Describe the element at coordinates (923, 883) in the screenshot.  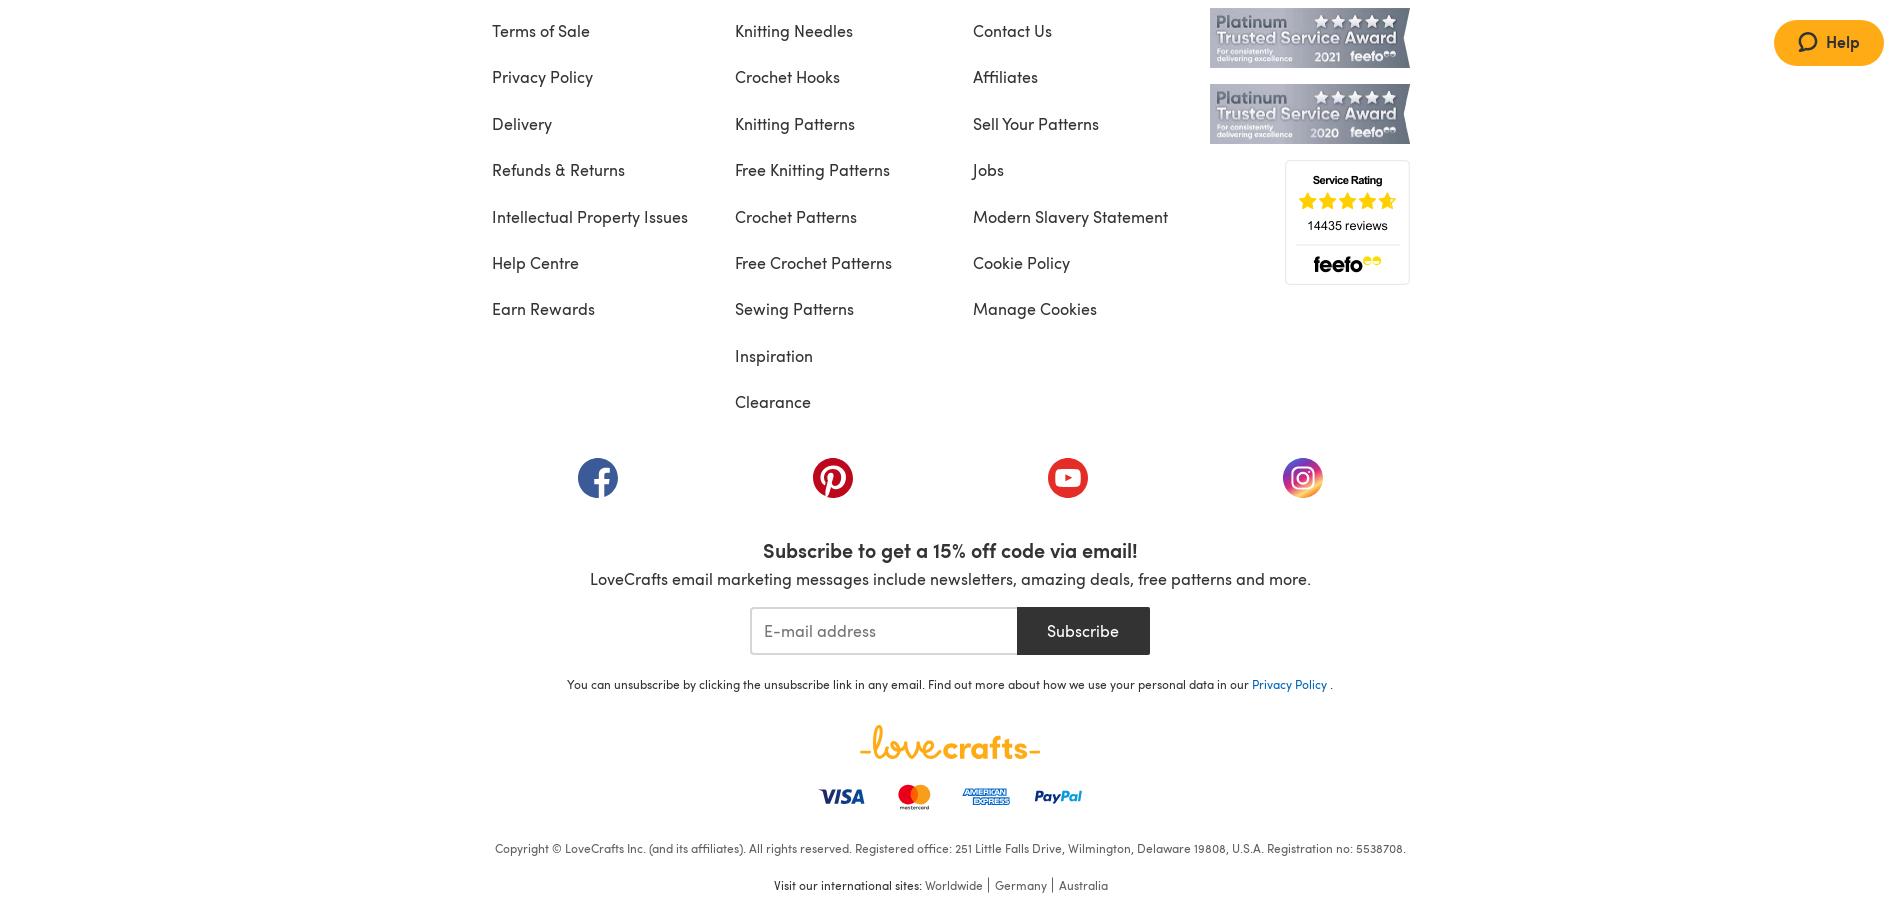
I see `'Worldwide'` at that location.